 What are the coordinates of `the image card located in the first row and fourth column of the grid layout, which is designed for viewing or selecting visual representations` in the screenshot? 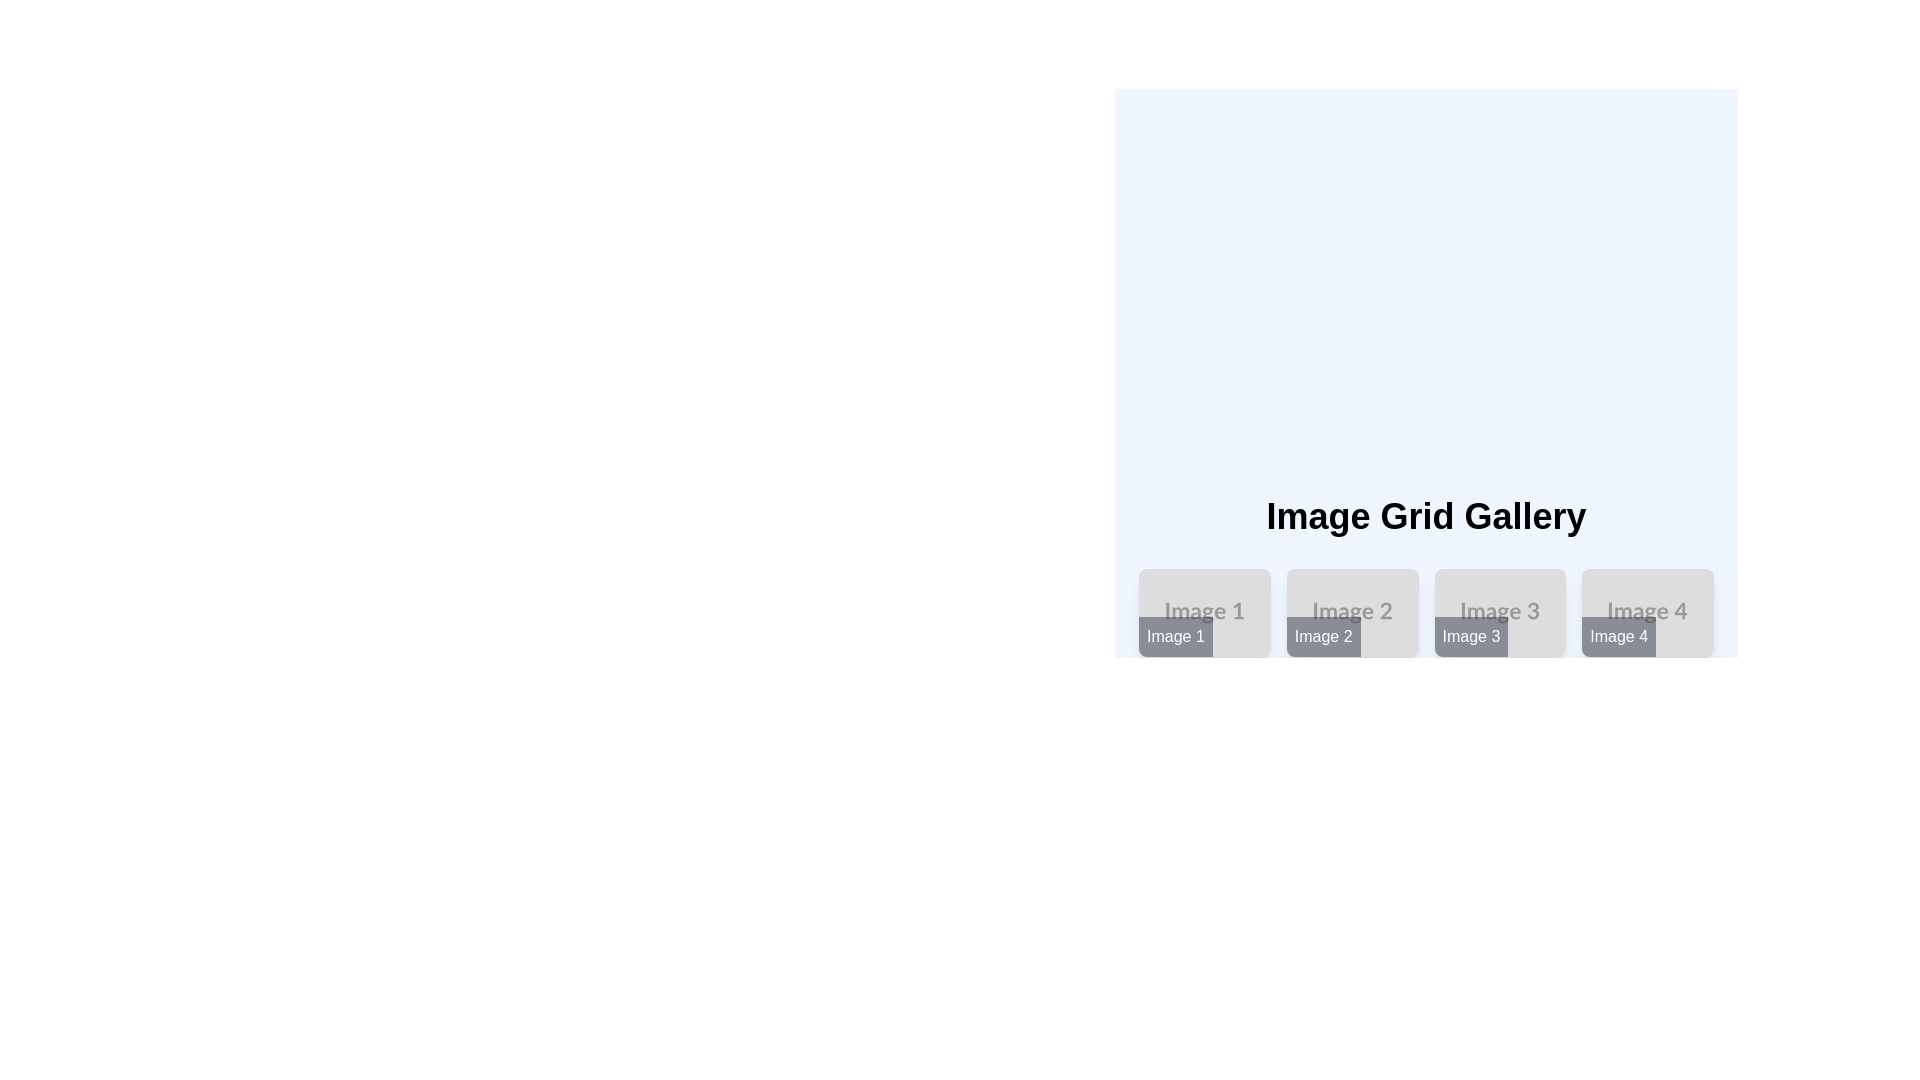 It's located at (1648, 612).